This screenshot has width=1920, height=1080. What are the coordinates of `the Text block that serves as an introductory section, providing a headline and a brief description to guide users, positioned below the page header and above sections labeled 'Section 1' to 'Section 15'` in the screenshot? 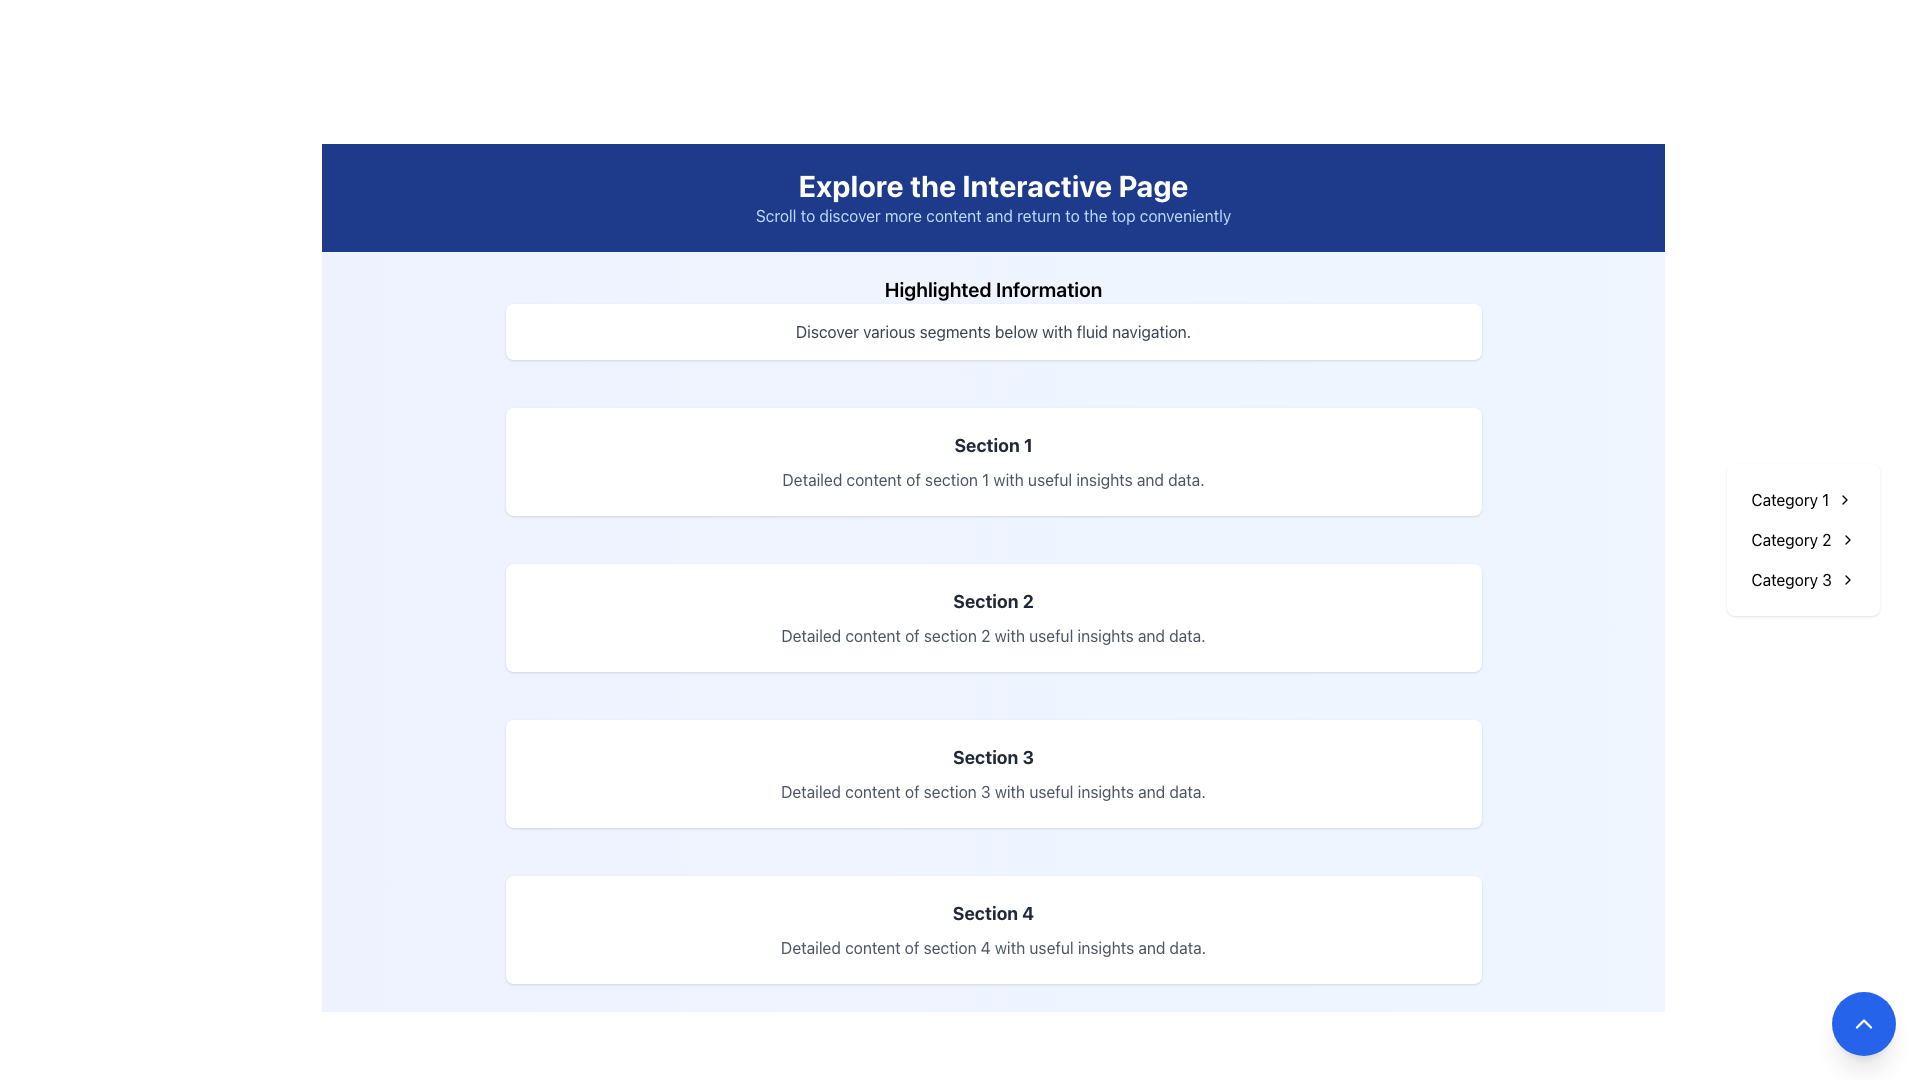 It's located at (993, 316).